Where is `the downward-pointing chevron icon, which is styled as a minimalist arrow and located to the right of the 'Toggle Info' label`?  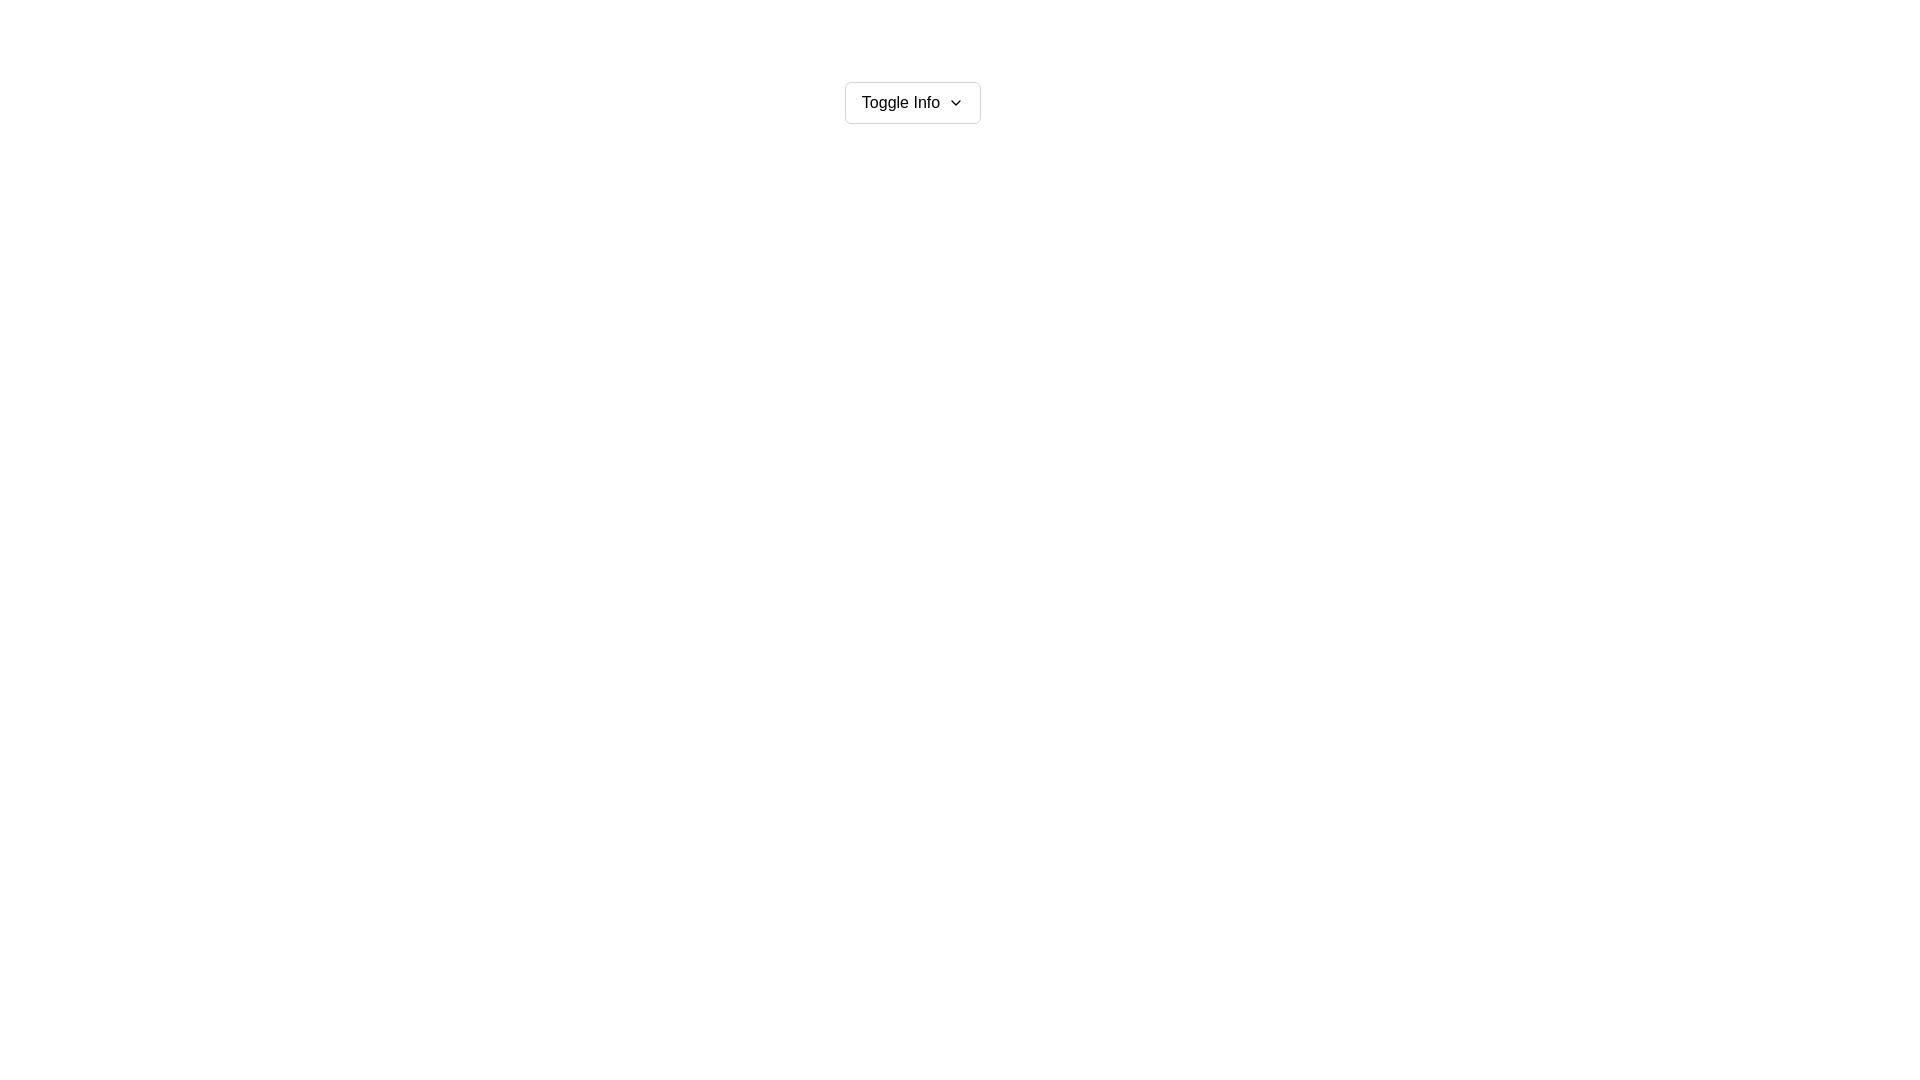 the downward-pointing chevron icon, which is styled as a minimalist arrow and located to the right of the 'Toggle Info' label is located at coordinates (955, 103).